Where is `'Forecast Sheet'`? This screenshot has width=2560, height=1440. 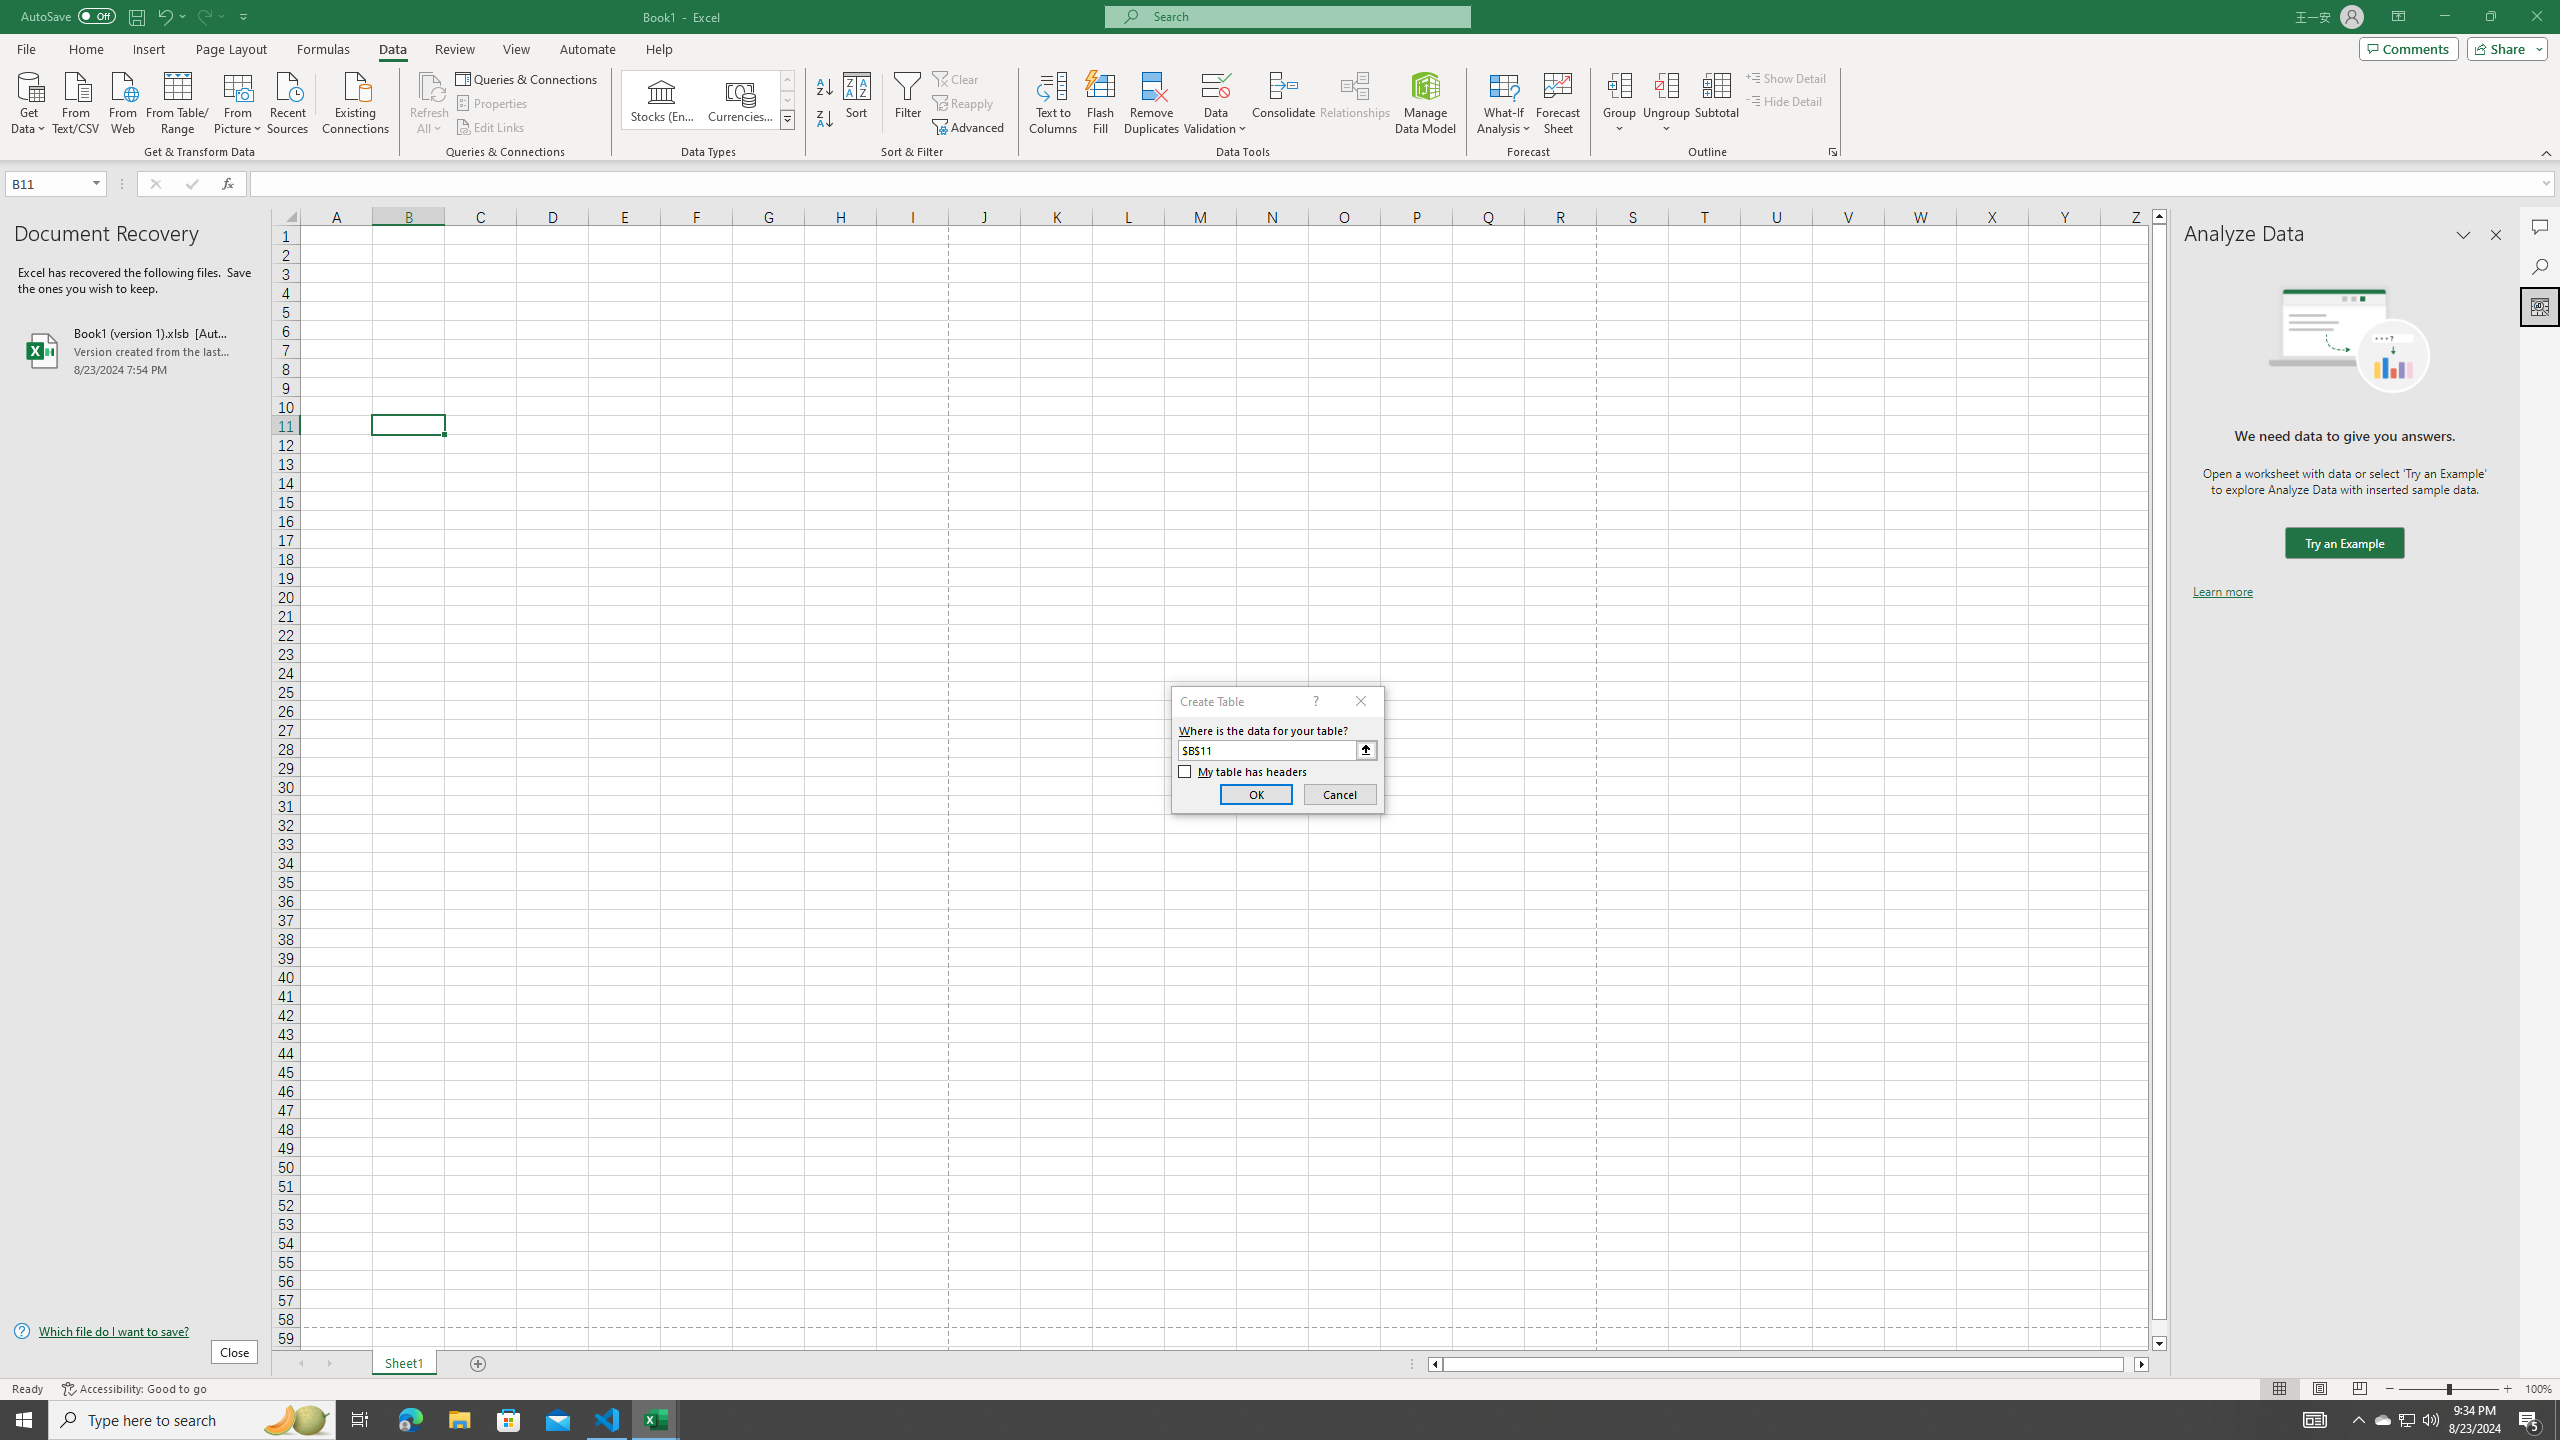
'Forecast Sheet' is located at coordinates (1557, 103).